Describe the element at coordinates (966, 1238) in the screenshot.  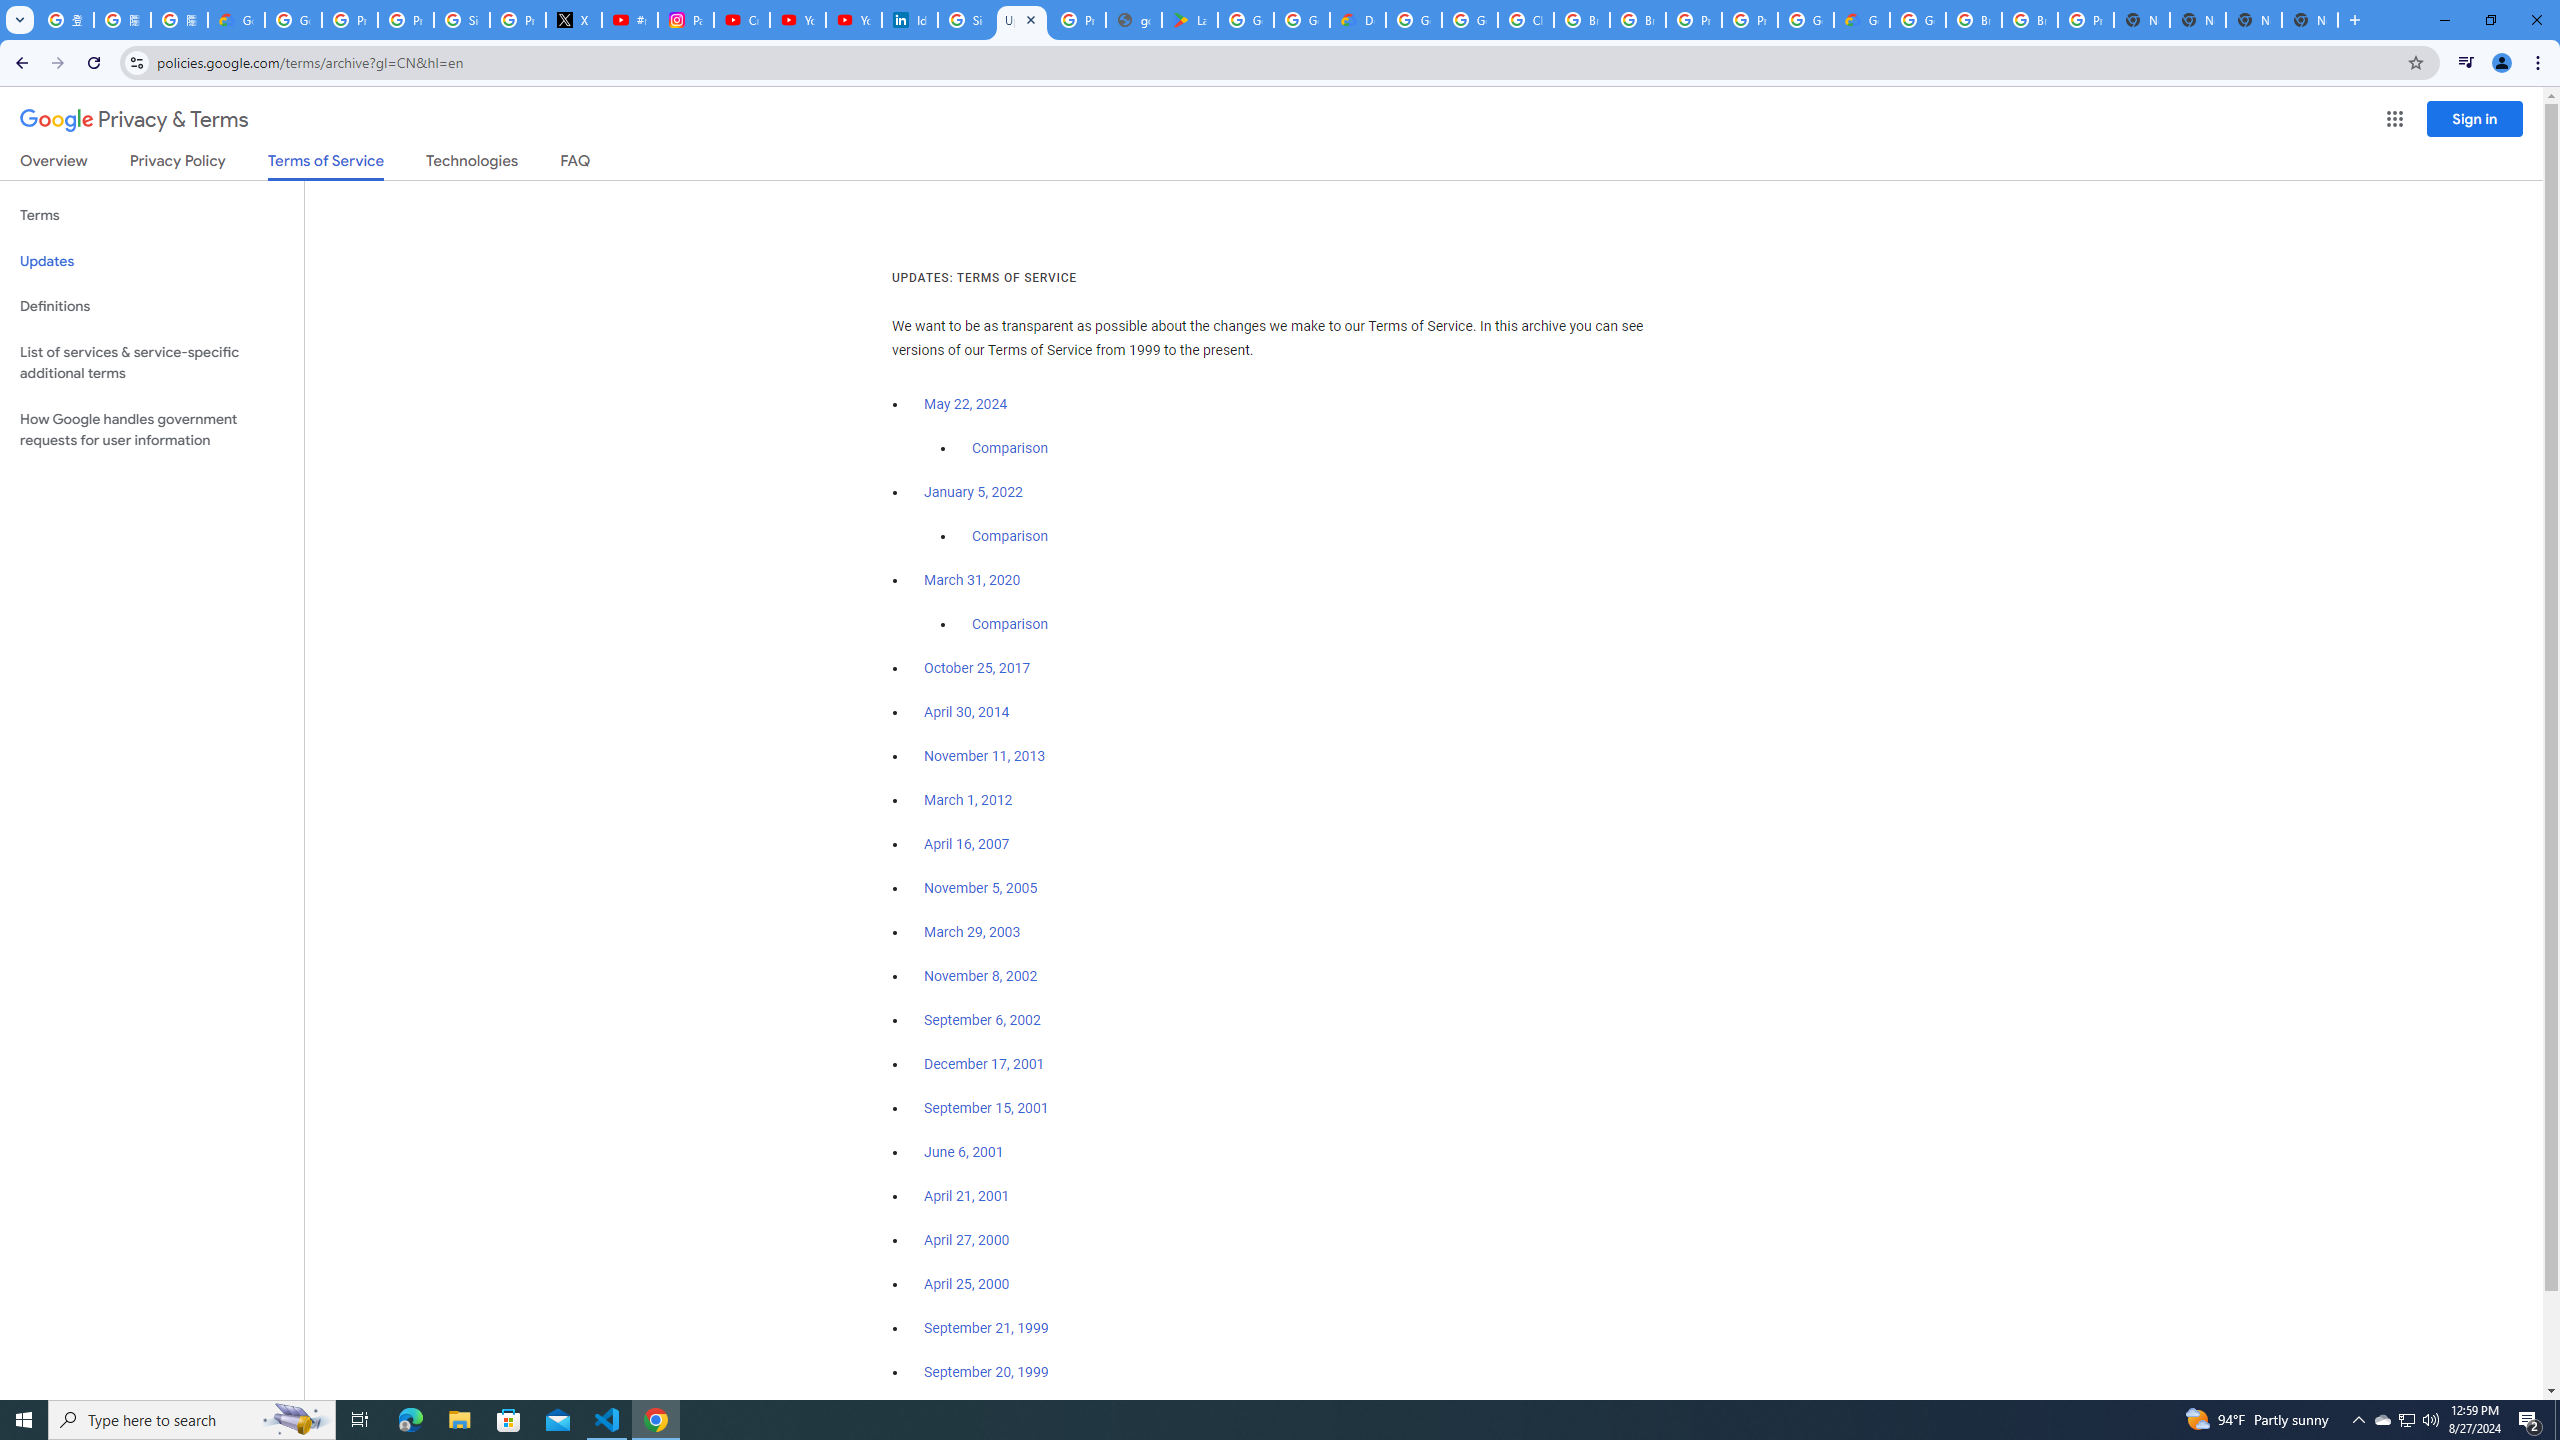
I see `'April 27, 2000'` at that location.